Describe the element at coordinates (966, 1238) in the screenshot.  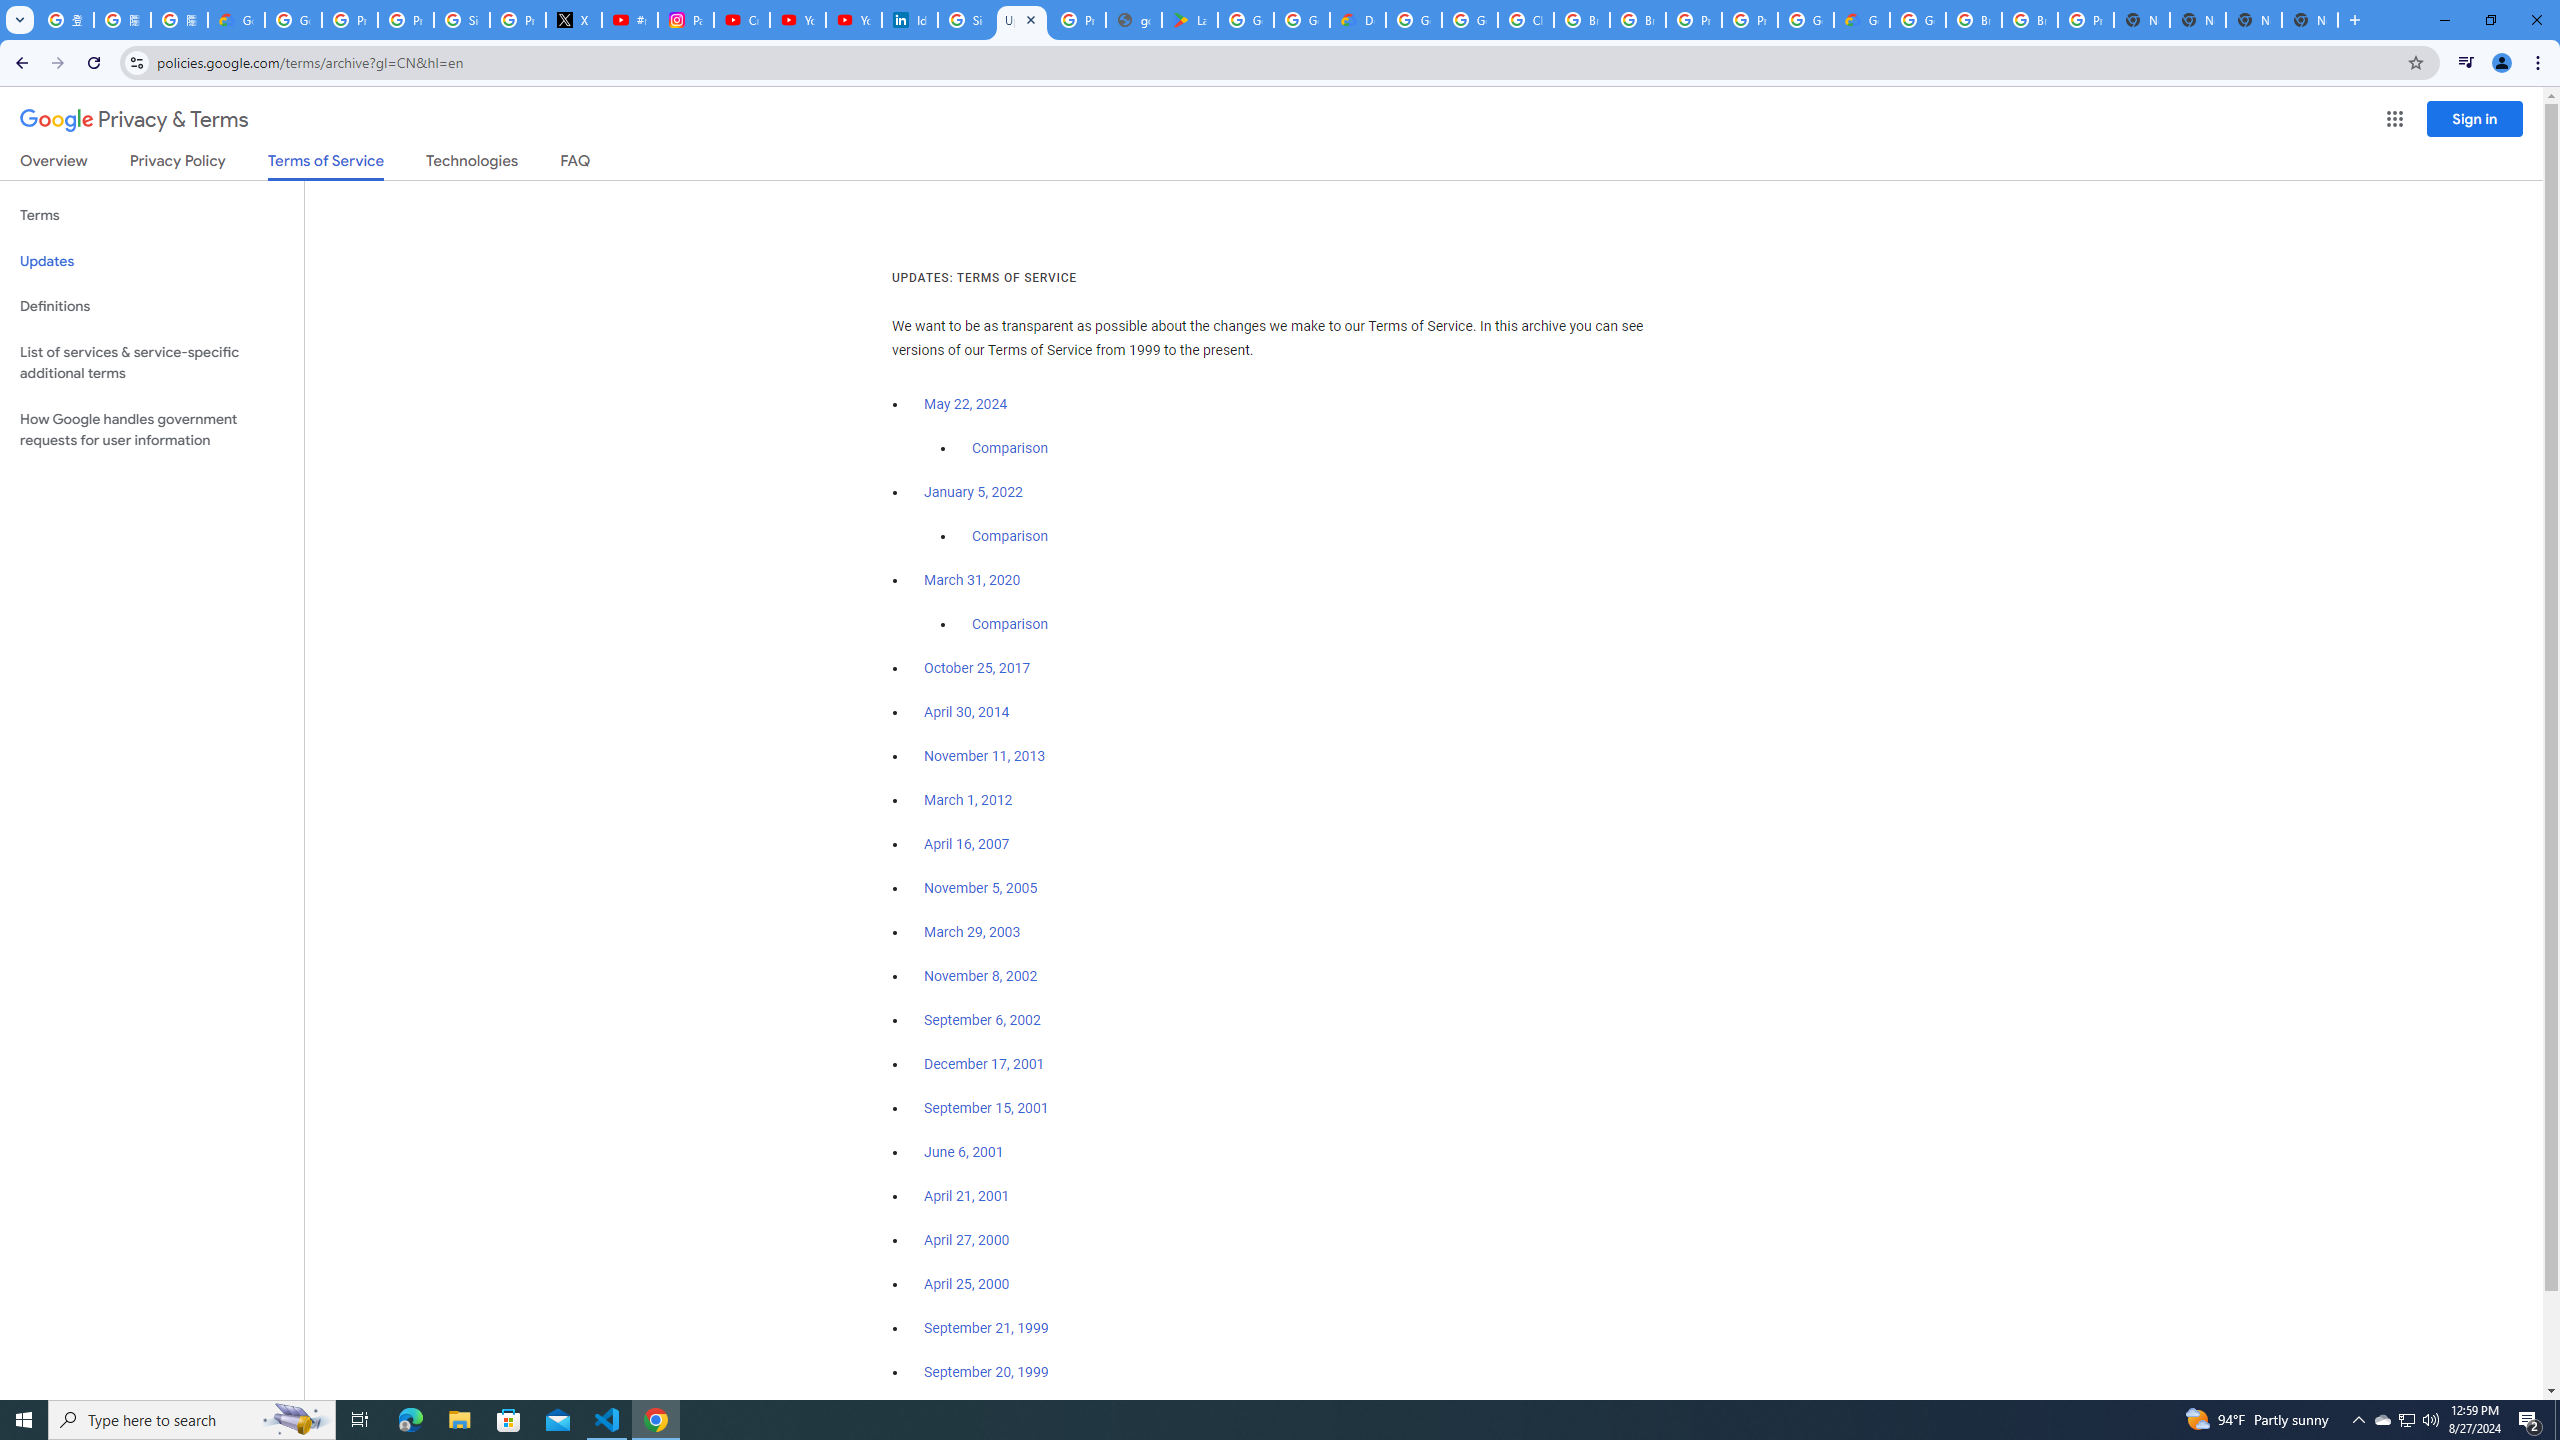
I see `'April 27, 2000'` at that location.